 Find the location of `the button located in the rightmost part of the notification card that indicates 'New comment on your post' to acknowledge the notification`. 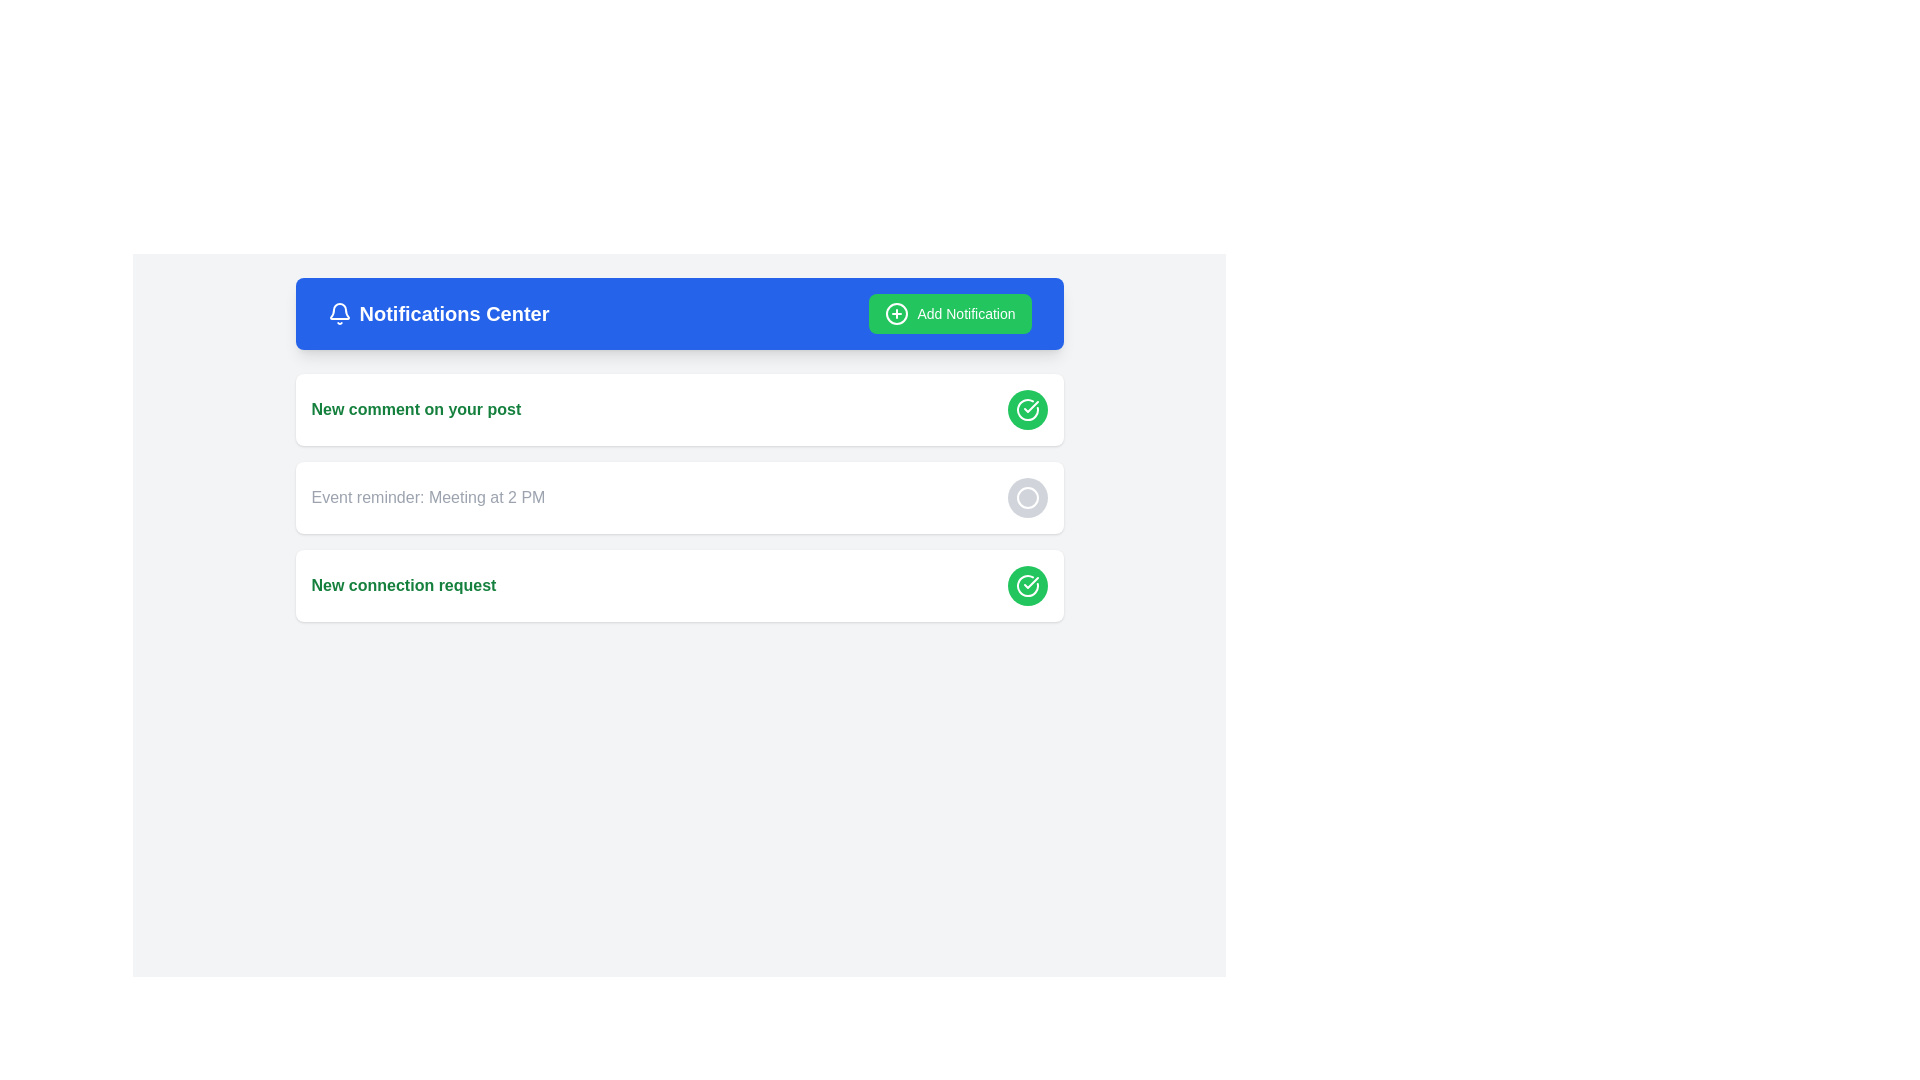

the button located in the rightmost part of the notification card that indicates 'New comment on your post' to acknowledge the notification is located at coordinates (1027, 408).